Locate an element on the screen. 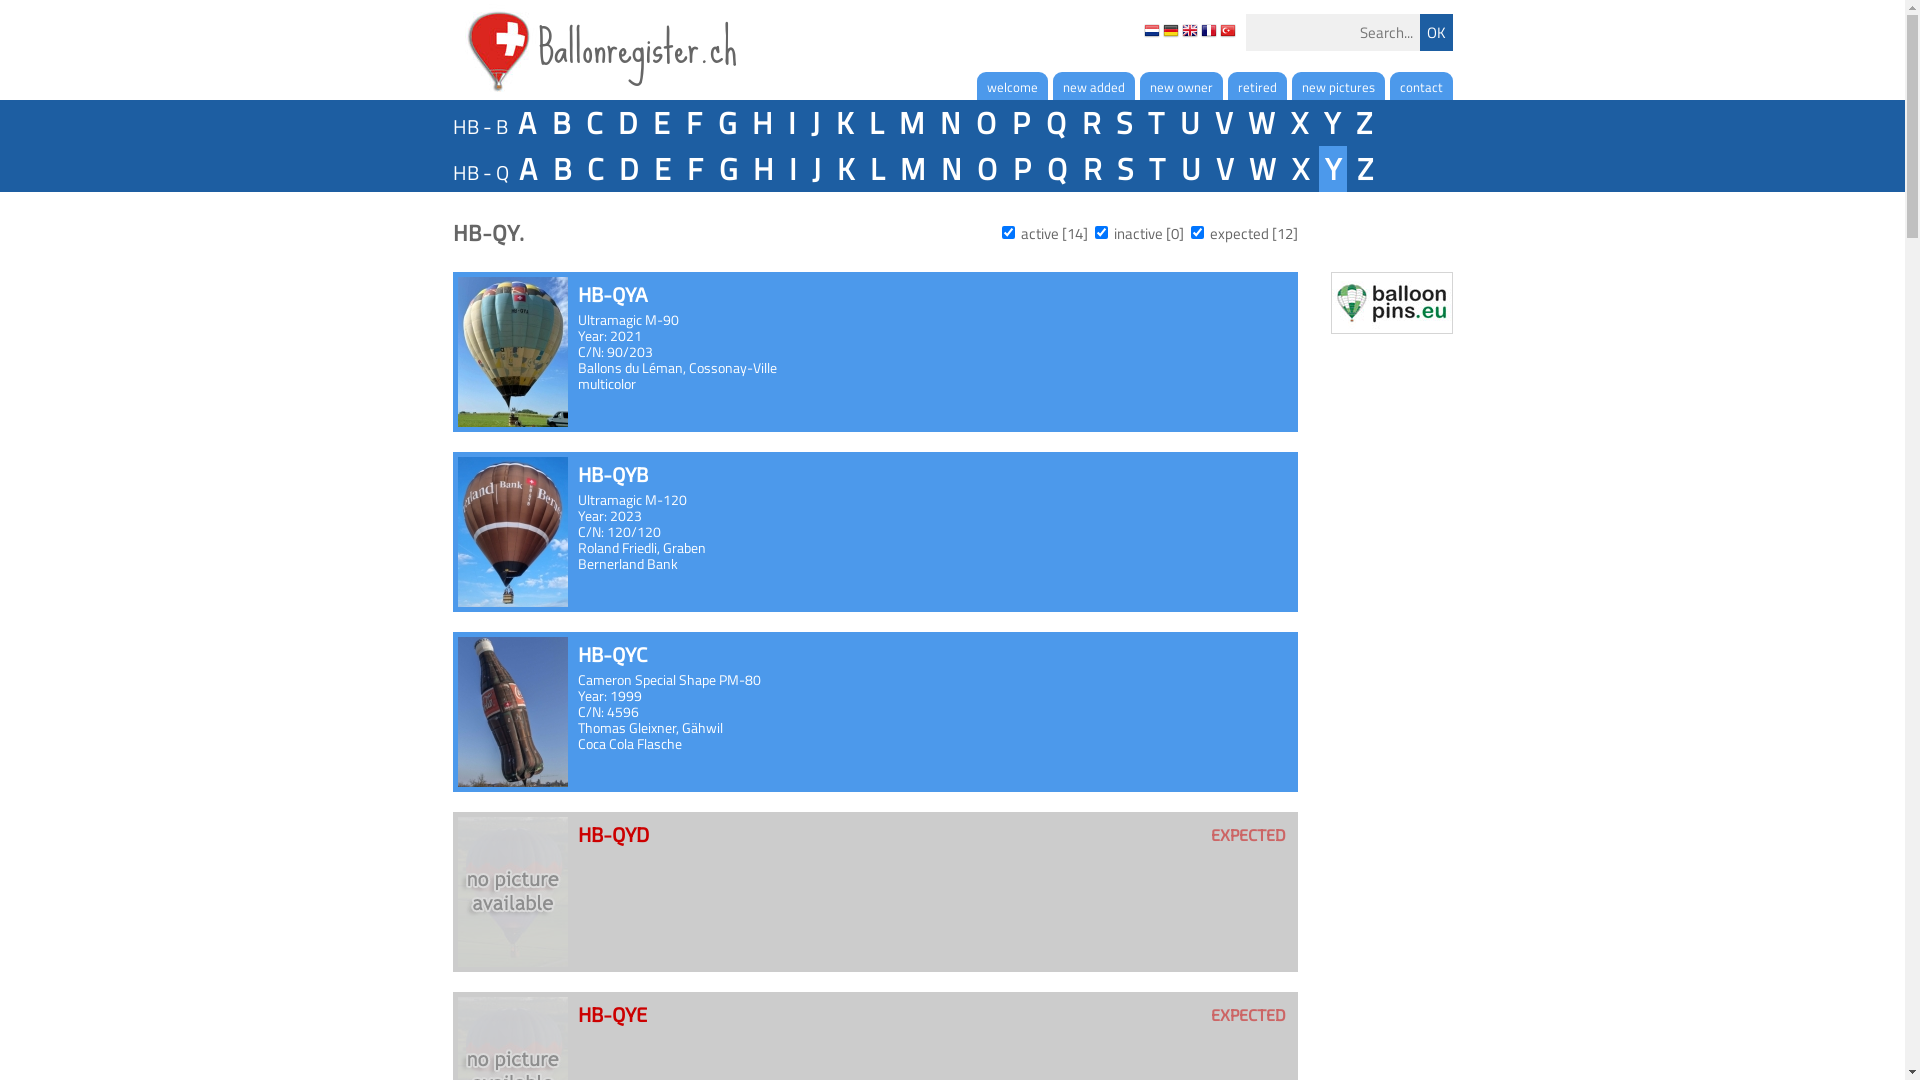 The width and height of the screenshot is (1920, 1080). 'E' is located at coordinates (660, 123).